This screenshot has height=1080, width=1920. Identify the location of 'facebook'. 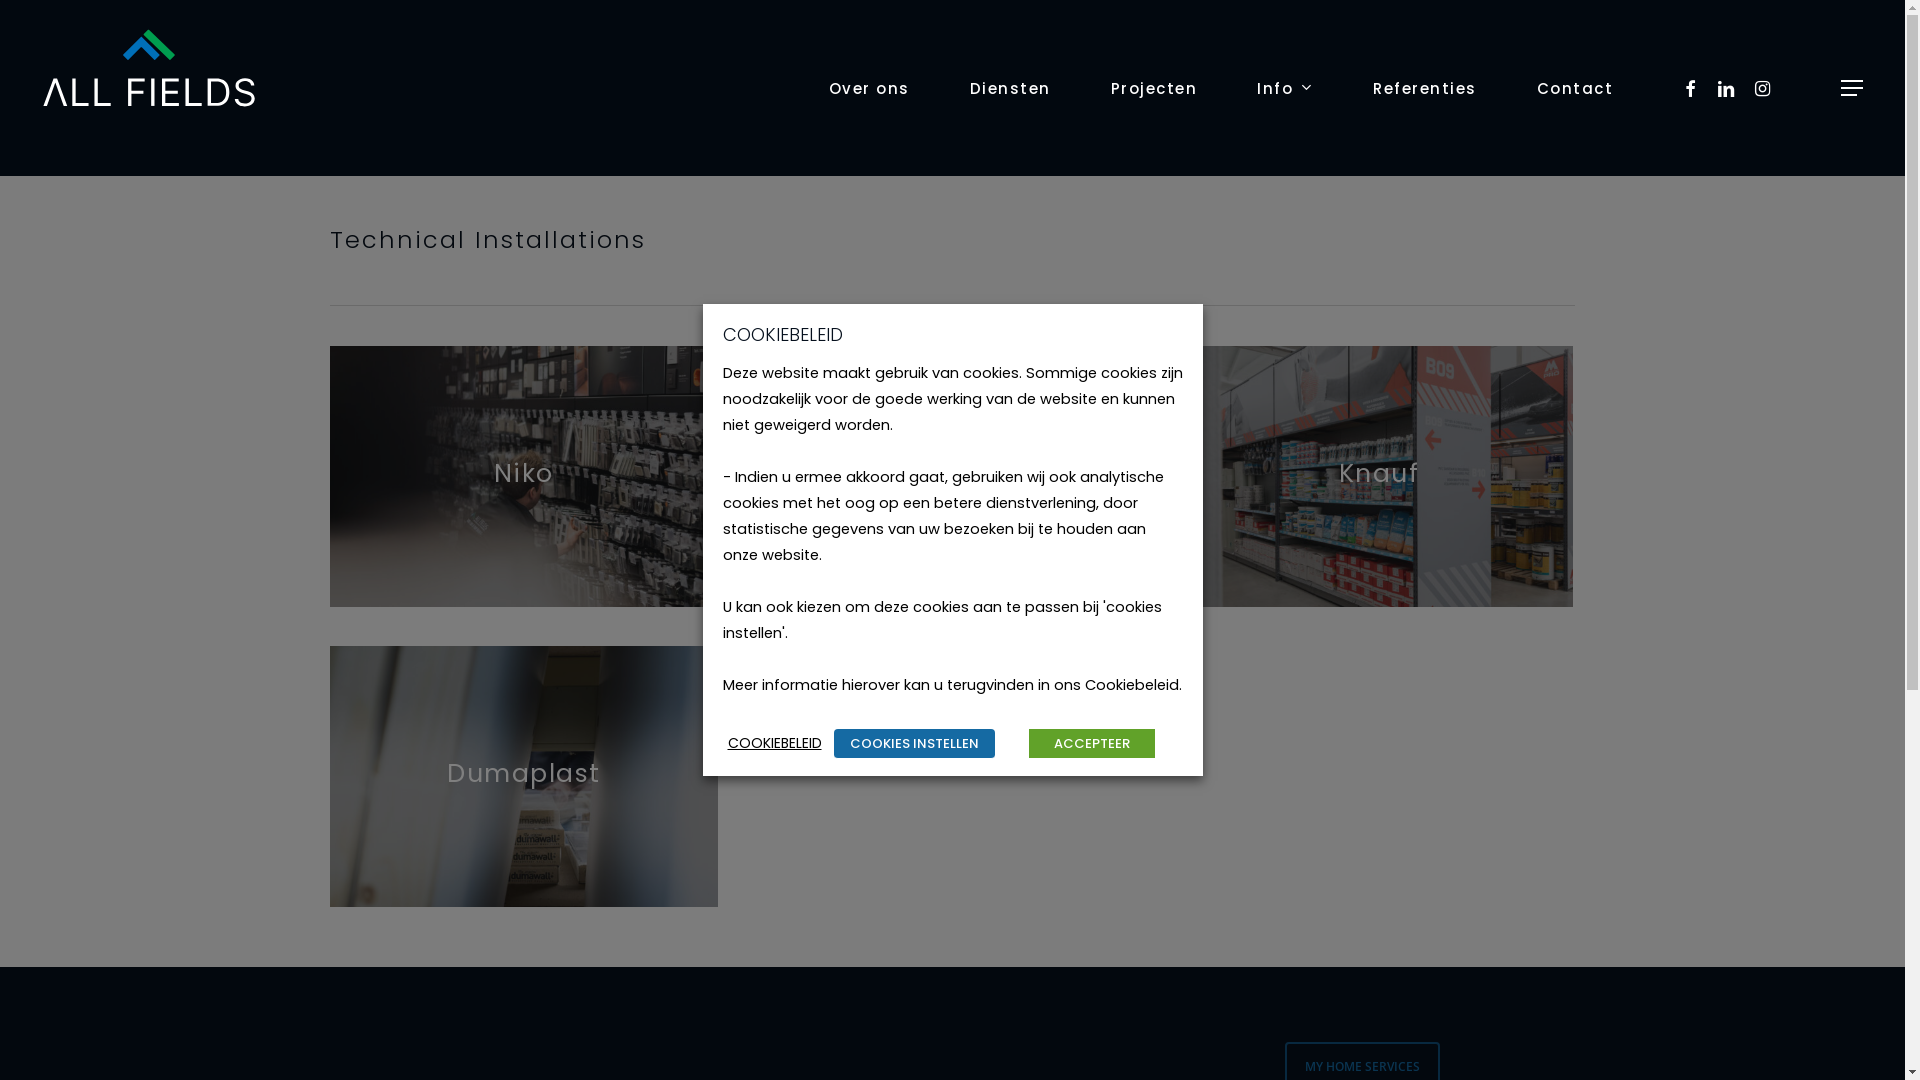
(1689, 87).